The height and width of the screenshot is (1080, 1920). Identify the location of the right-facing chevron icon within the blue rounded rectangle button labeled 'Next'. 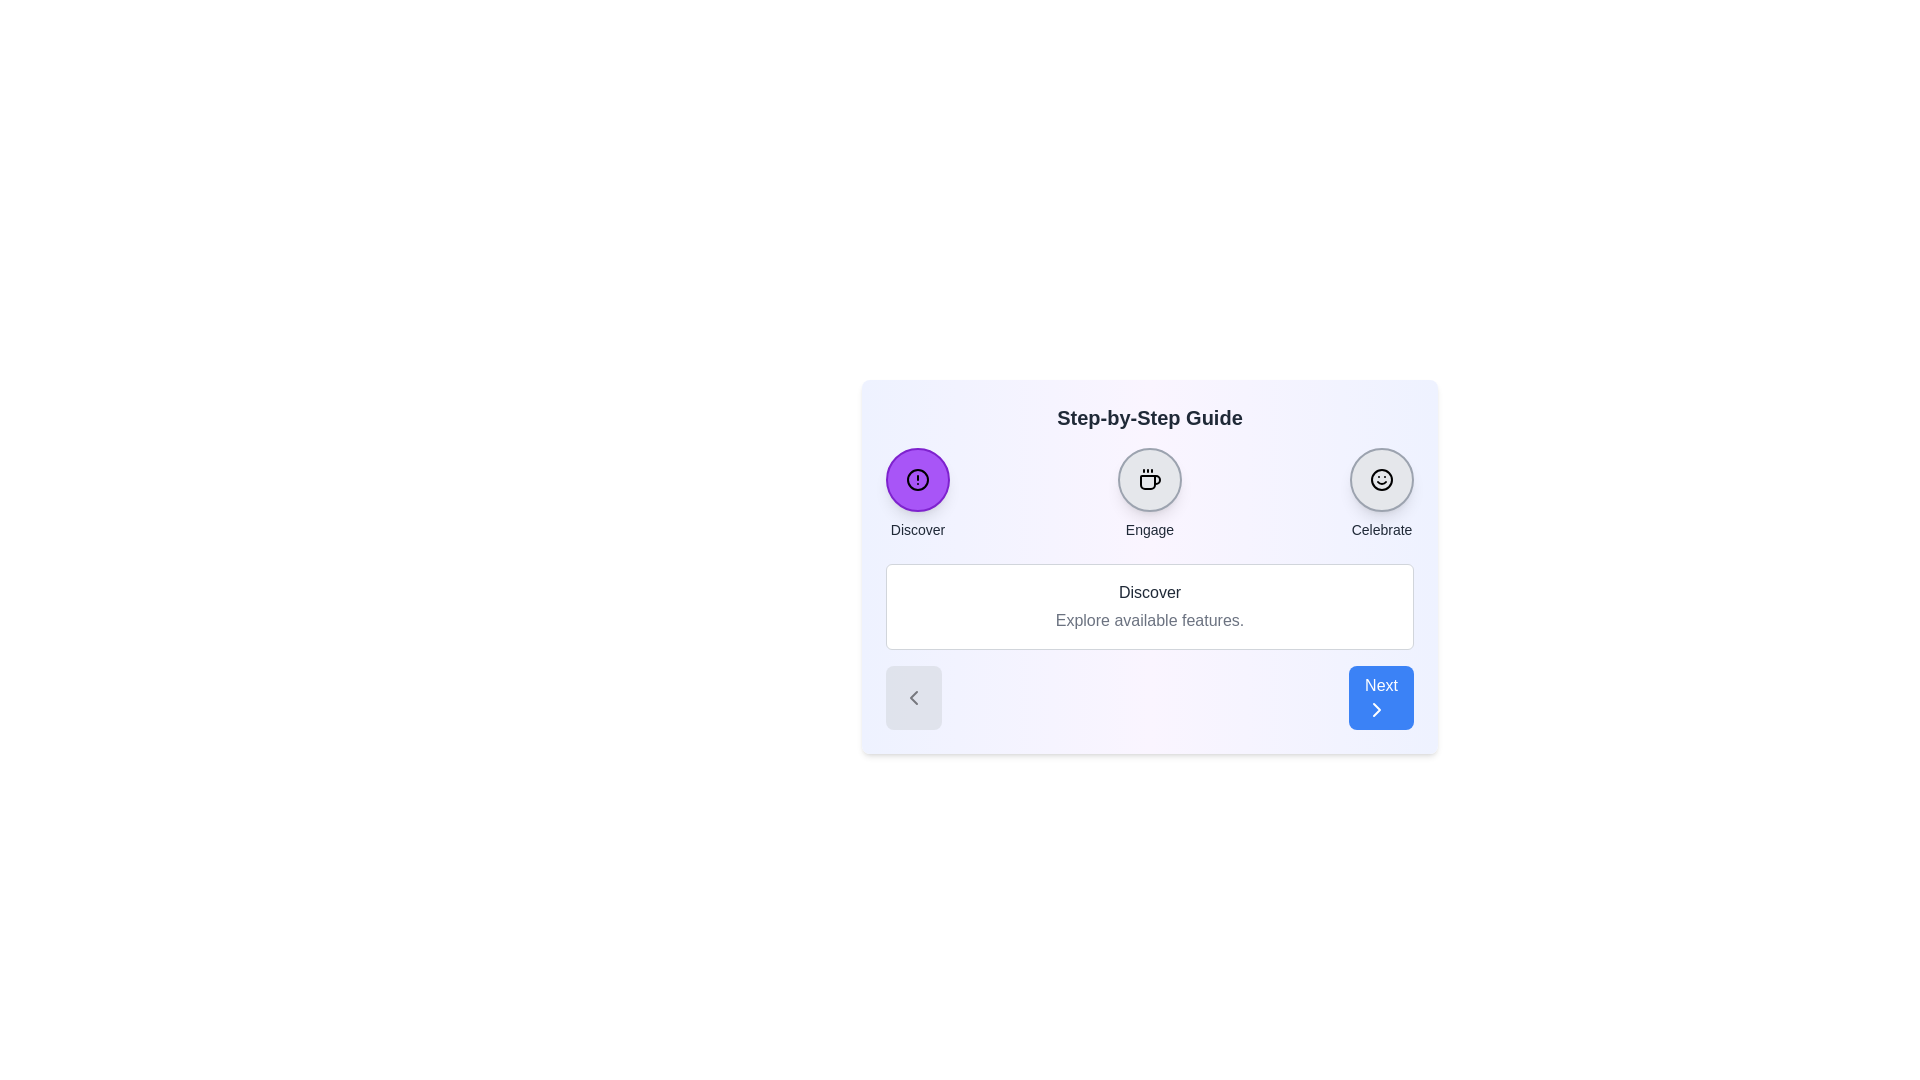
(1376, 708).